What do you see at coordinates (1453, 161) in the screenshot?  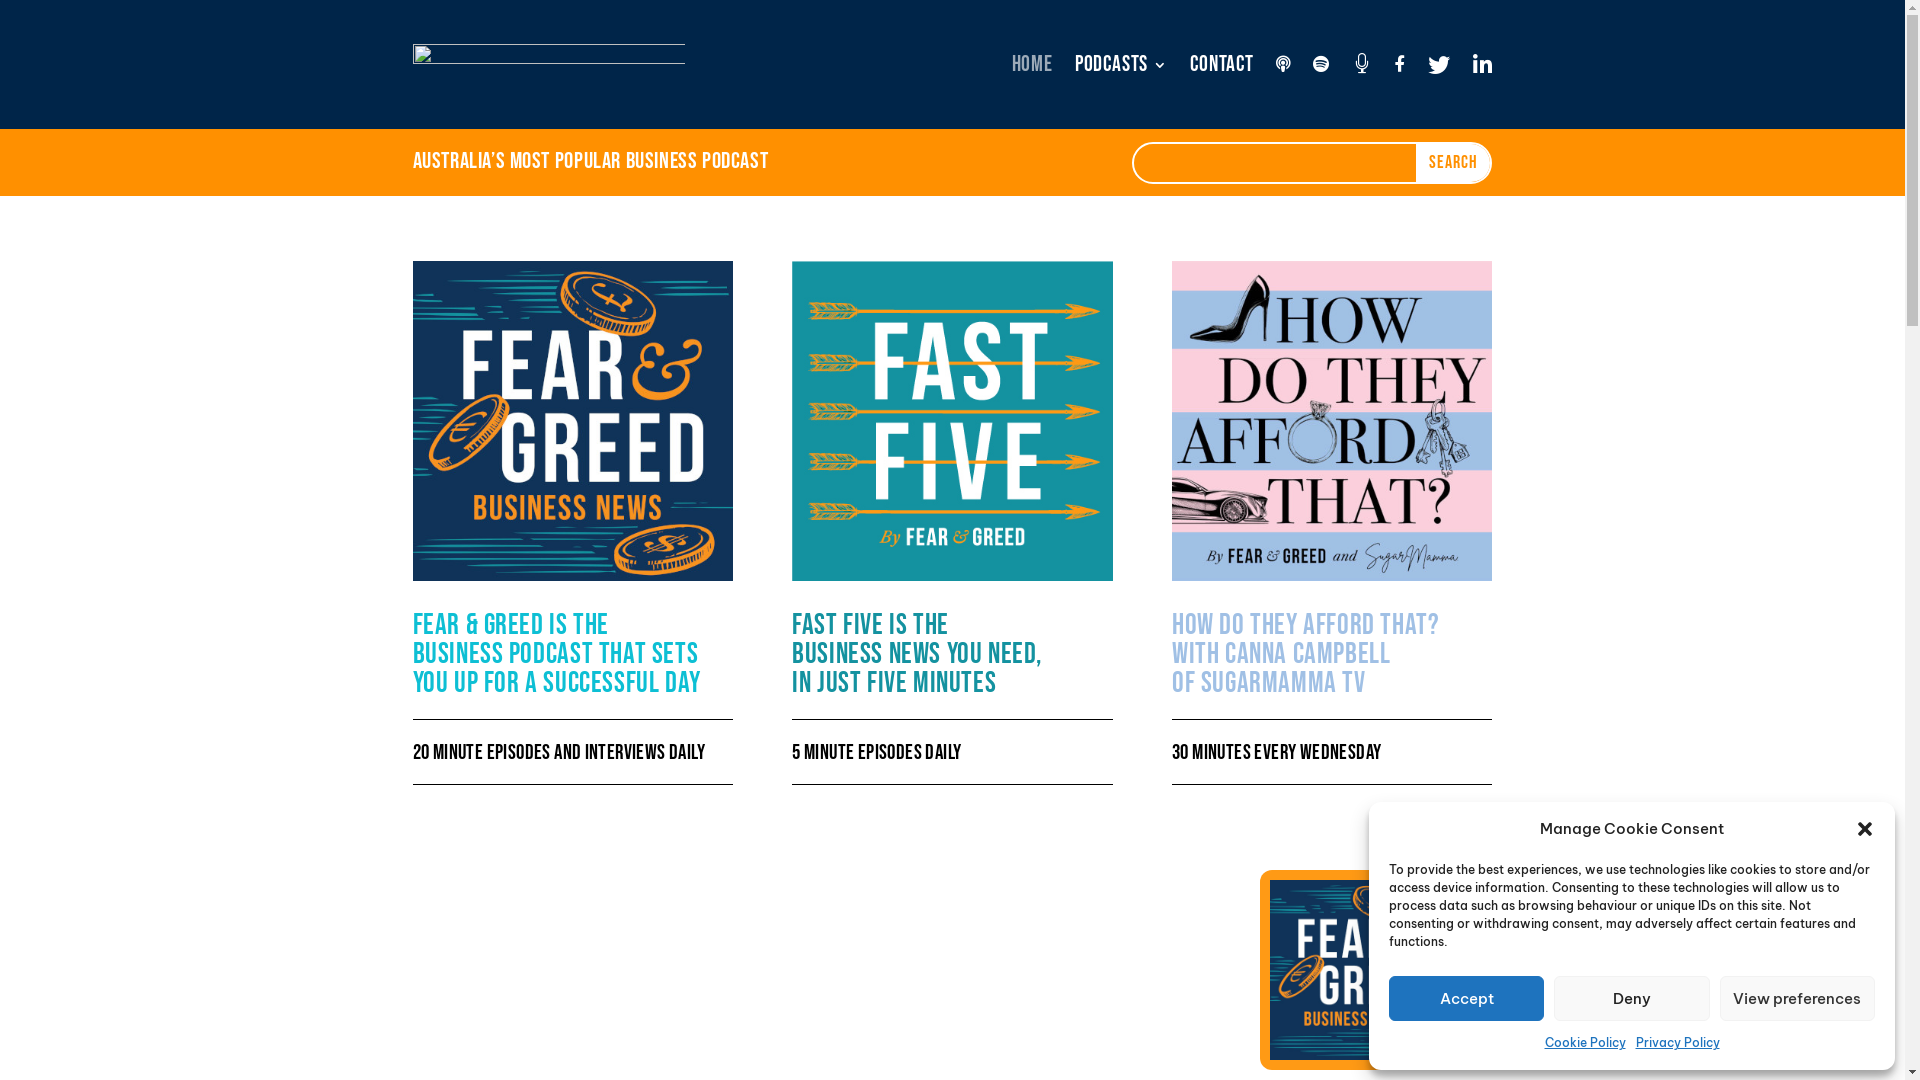 I see `'Search'` at bounding box center [1453, 161].